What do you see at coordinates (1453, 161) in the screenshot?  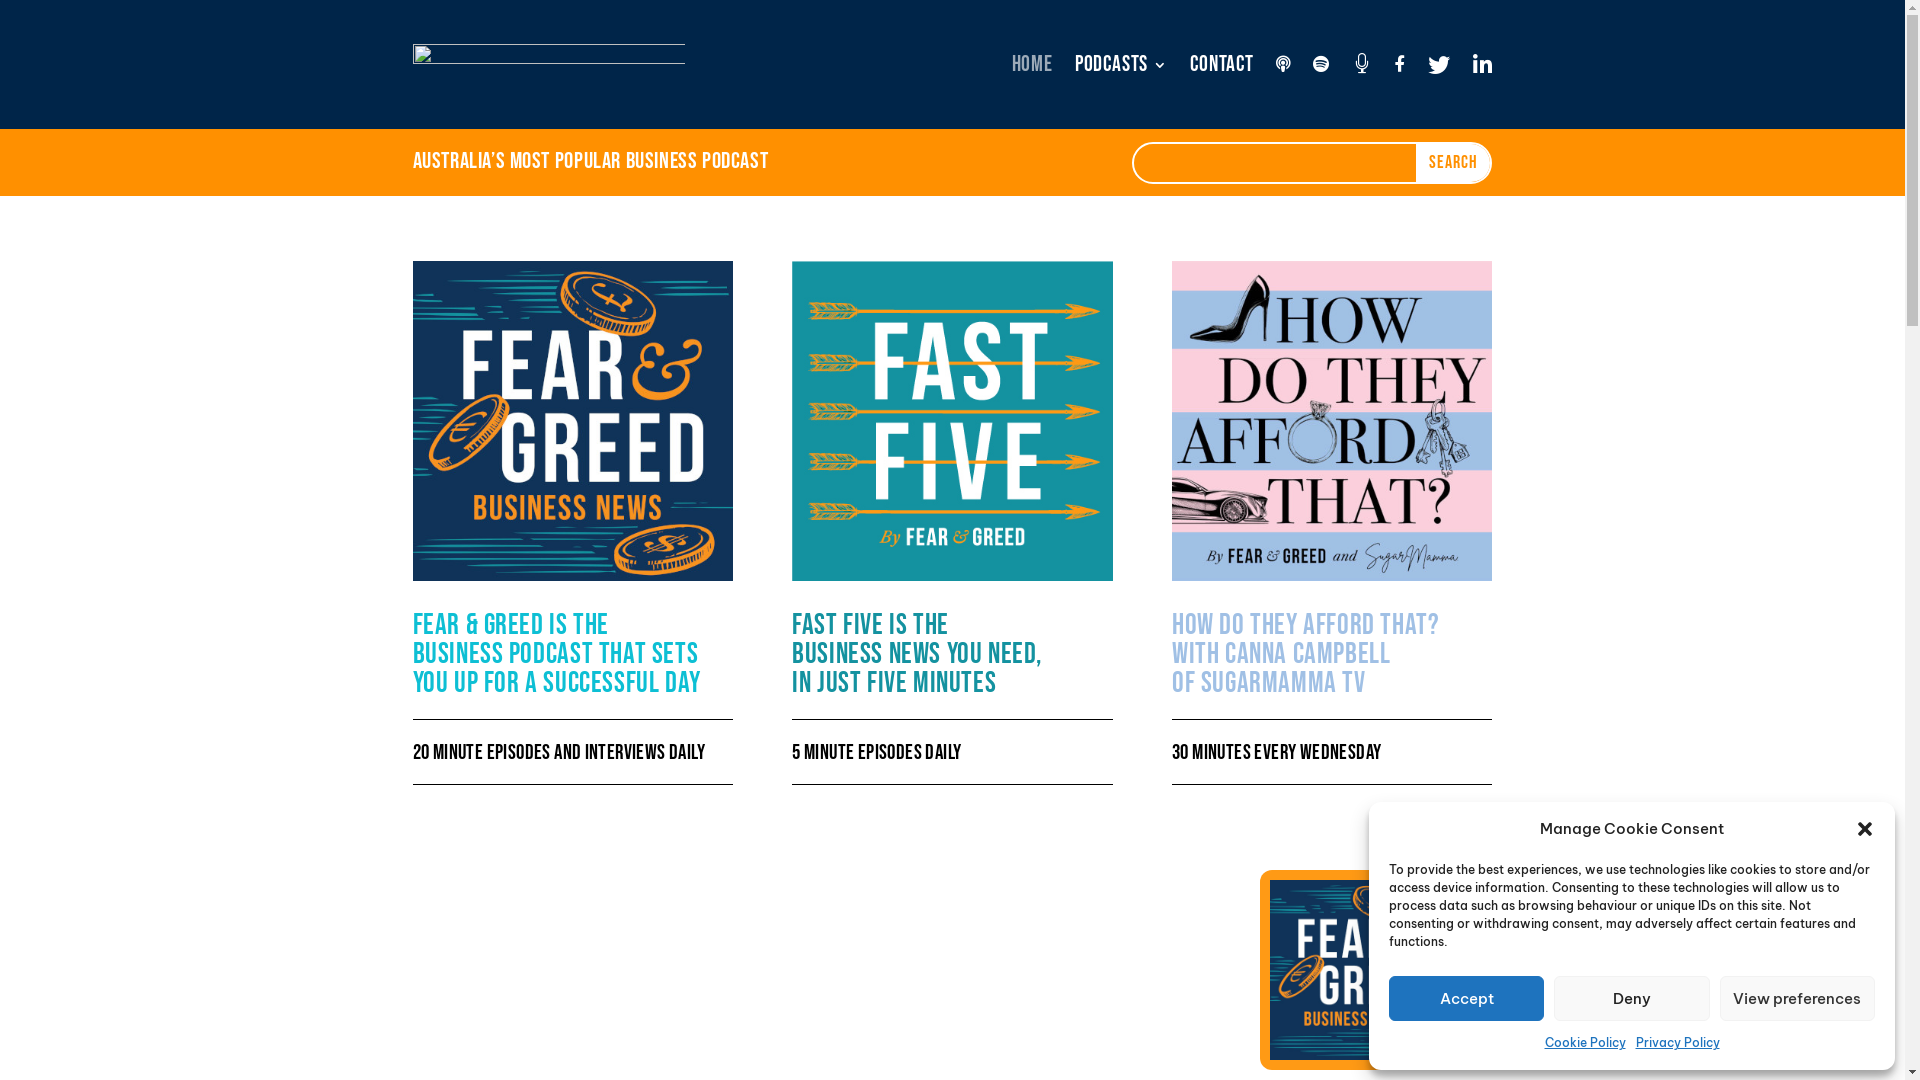 I see `'Search'` at bounding box center [1453, 161].